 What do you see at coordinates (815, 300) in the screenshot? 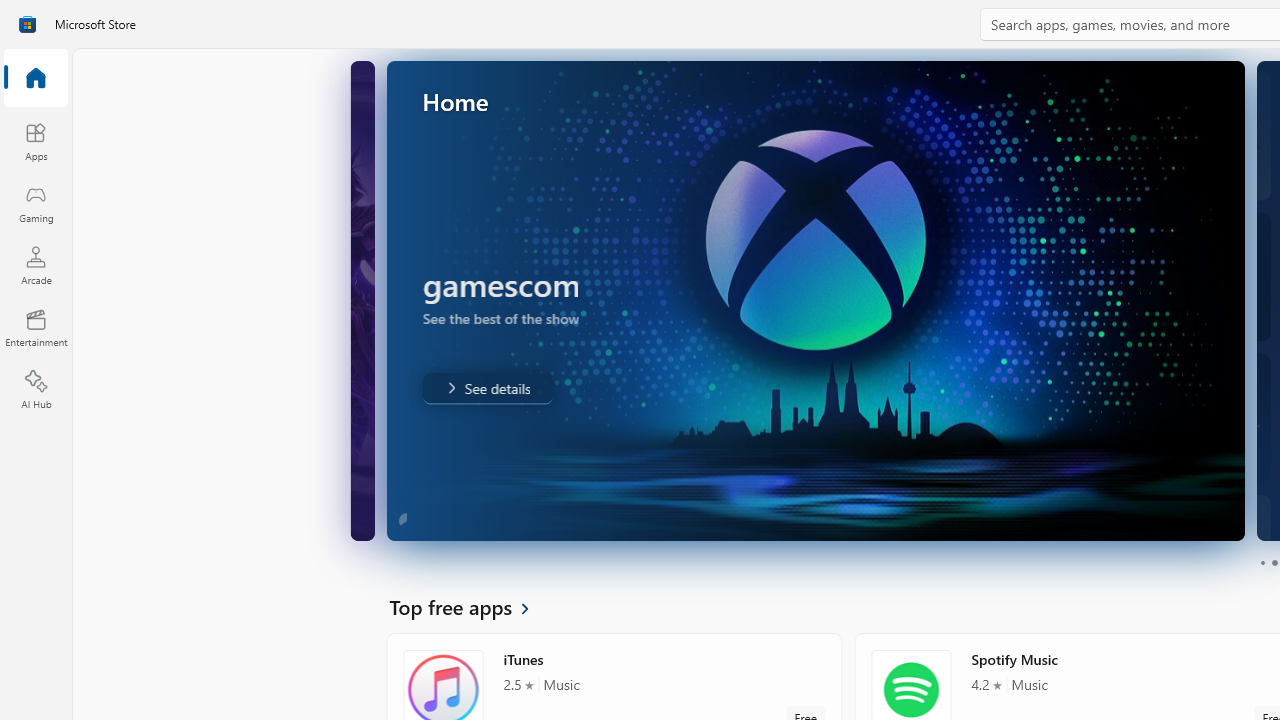
I see `'AutomationID: Image'` at bounding box center [815, 300].